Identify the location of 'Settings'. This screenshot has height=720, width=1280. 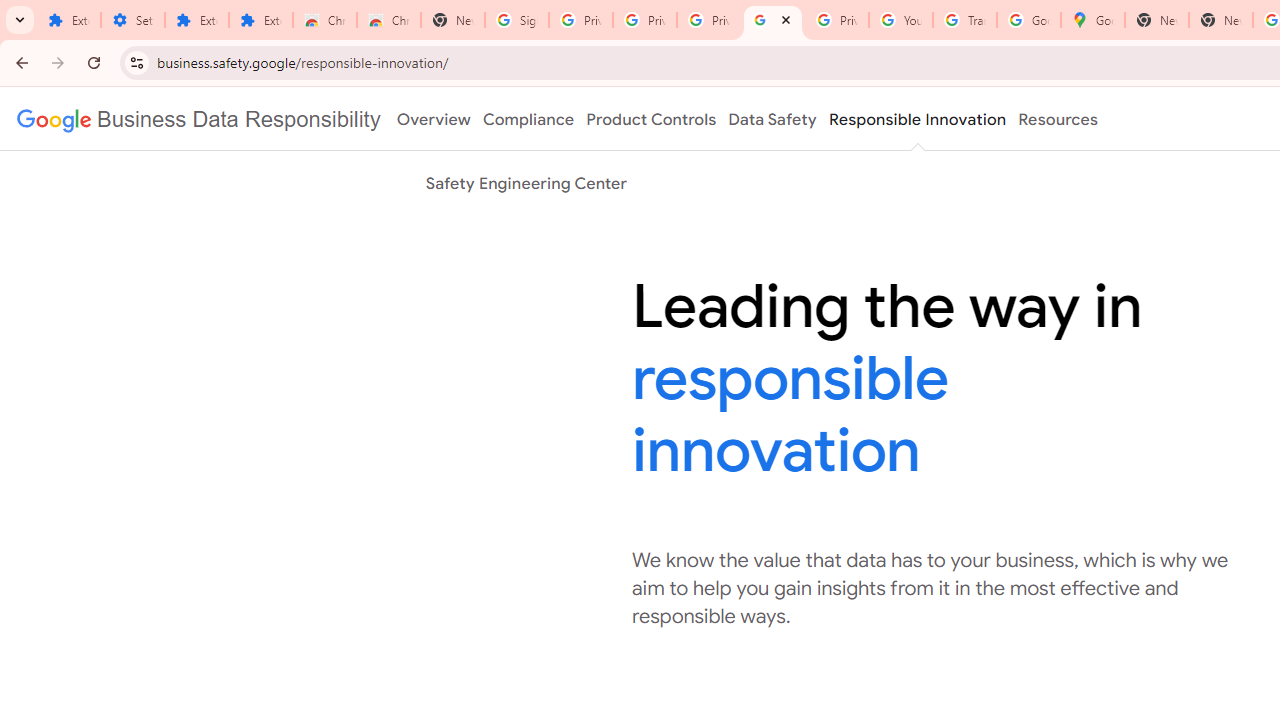
(132, 20).